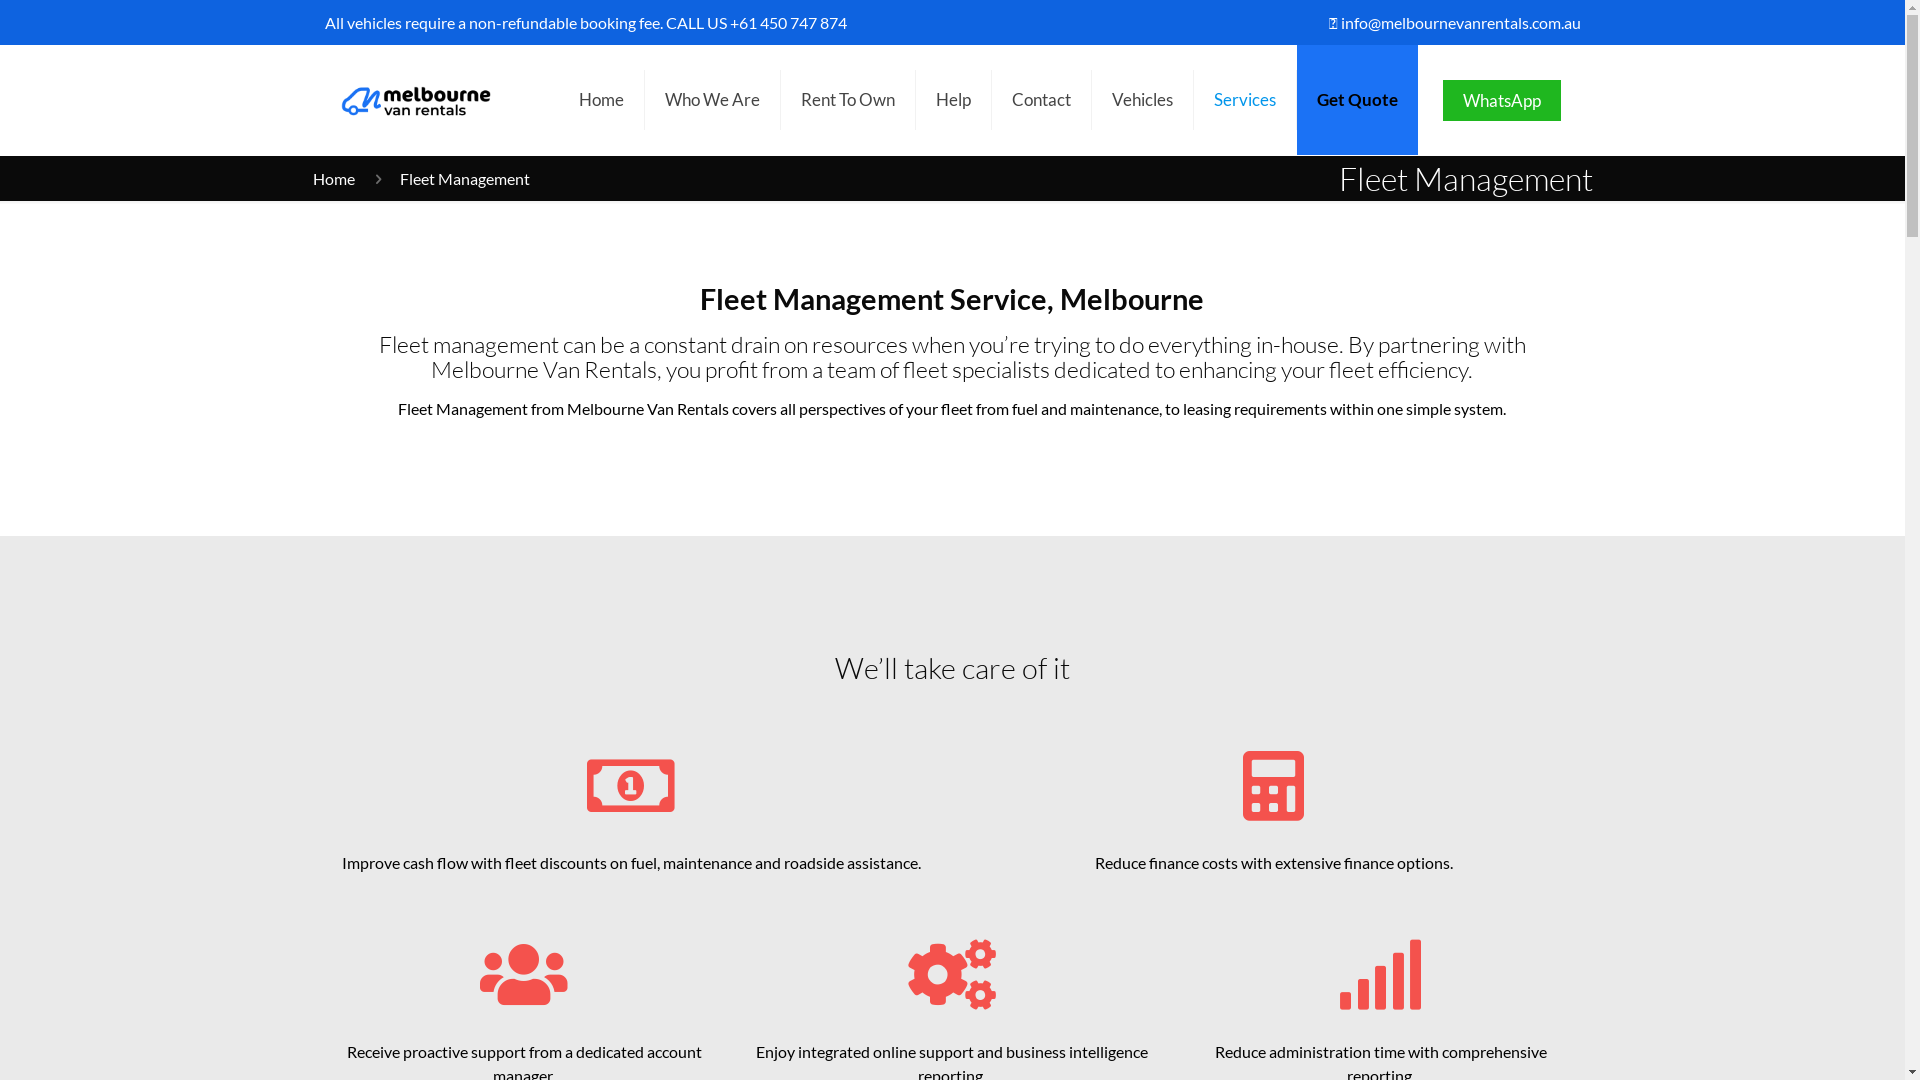 This screenshot has width=1920, height=1080. What do you see at coordinates (711, 100) in the screenshot?
I see `'Who We Are'` at bounding box center [711, 100].